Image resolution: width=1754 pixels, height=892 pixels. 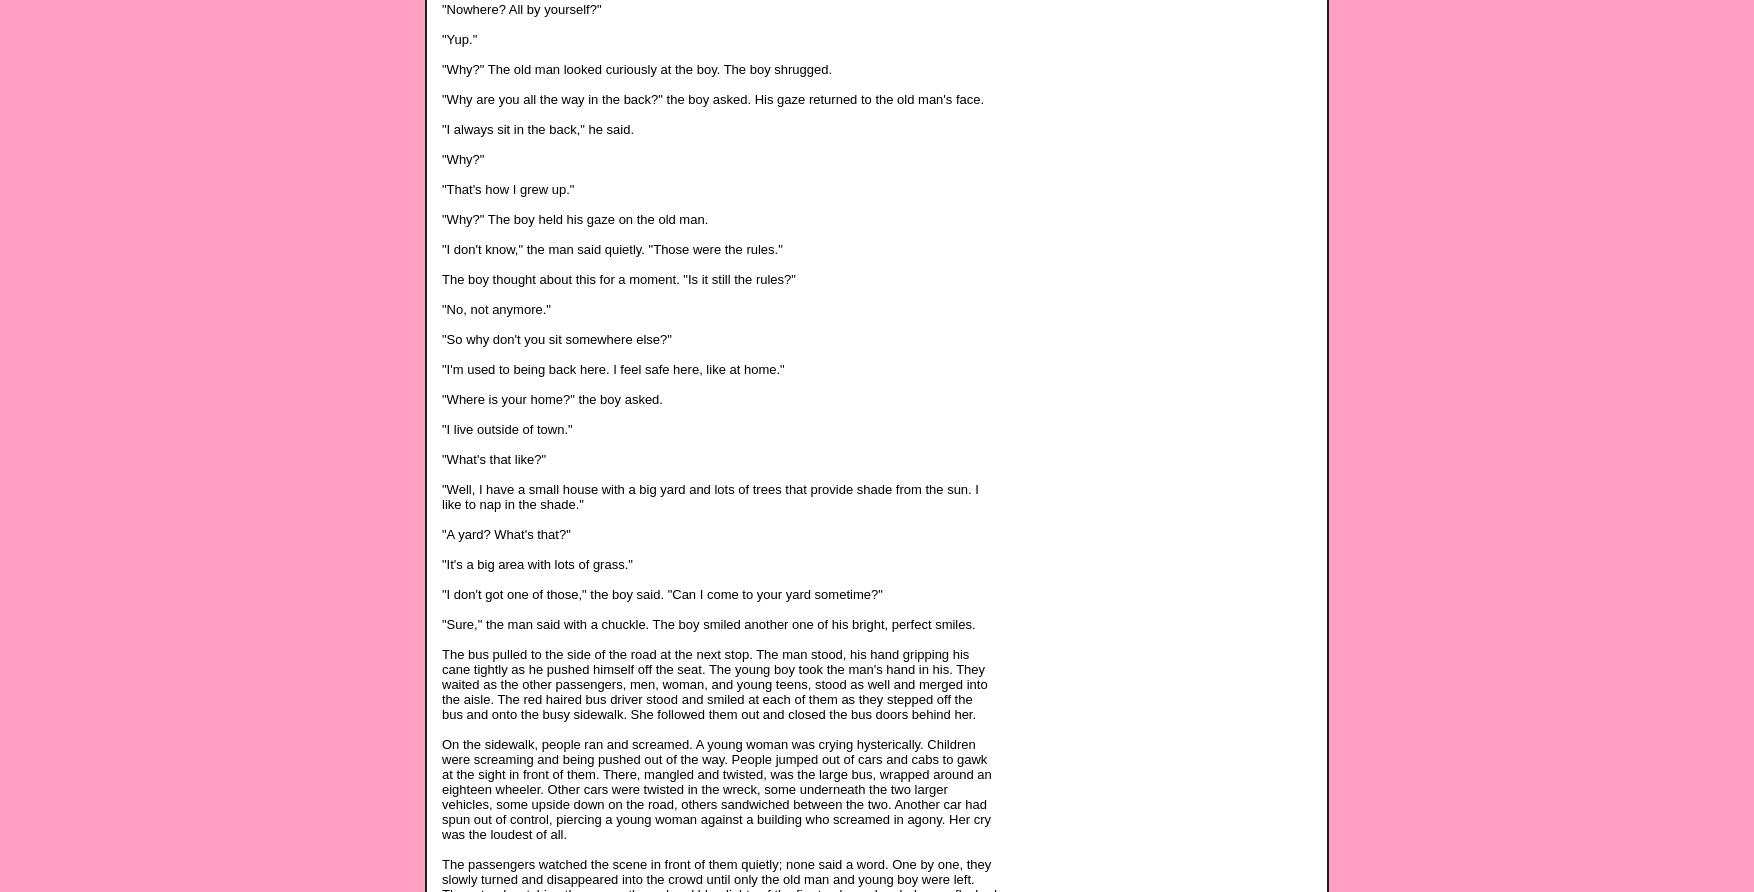 I want to click on '"Sure," the man said with a chuckle. The boy smiled another one of his bright, perfect smiles.', so click(x=708, y=622).